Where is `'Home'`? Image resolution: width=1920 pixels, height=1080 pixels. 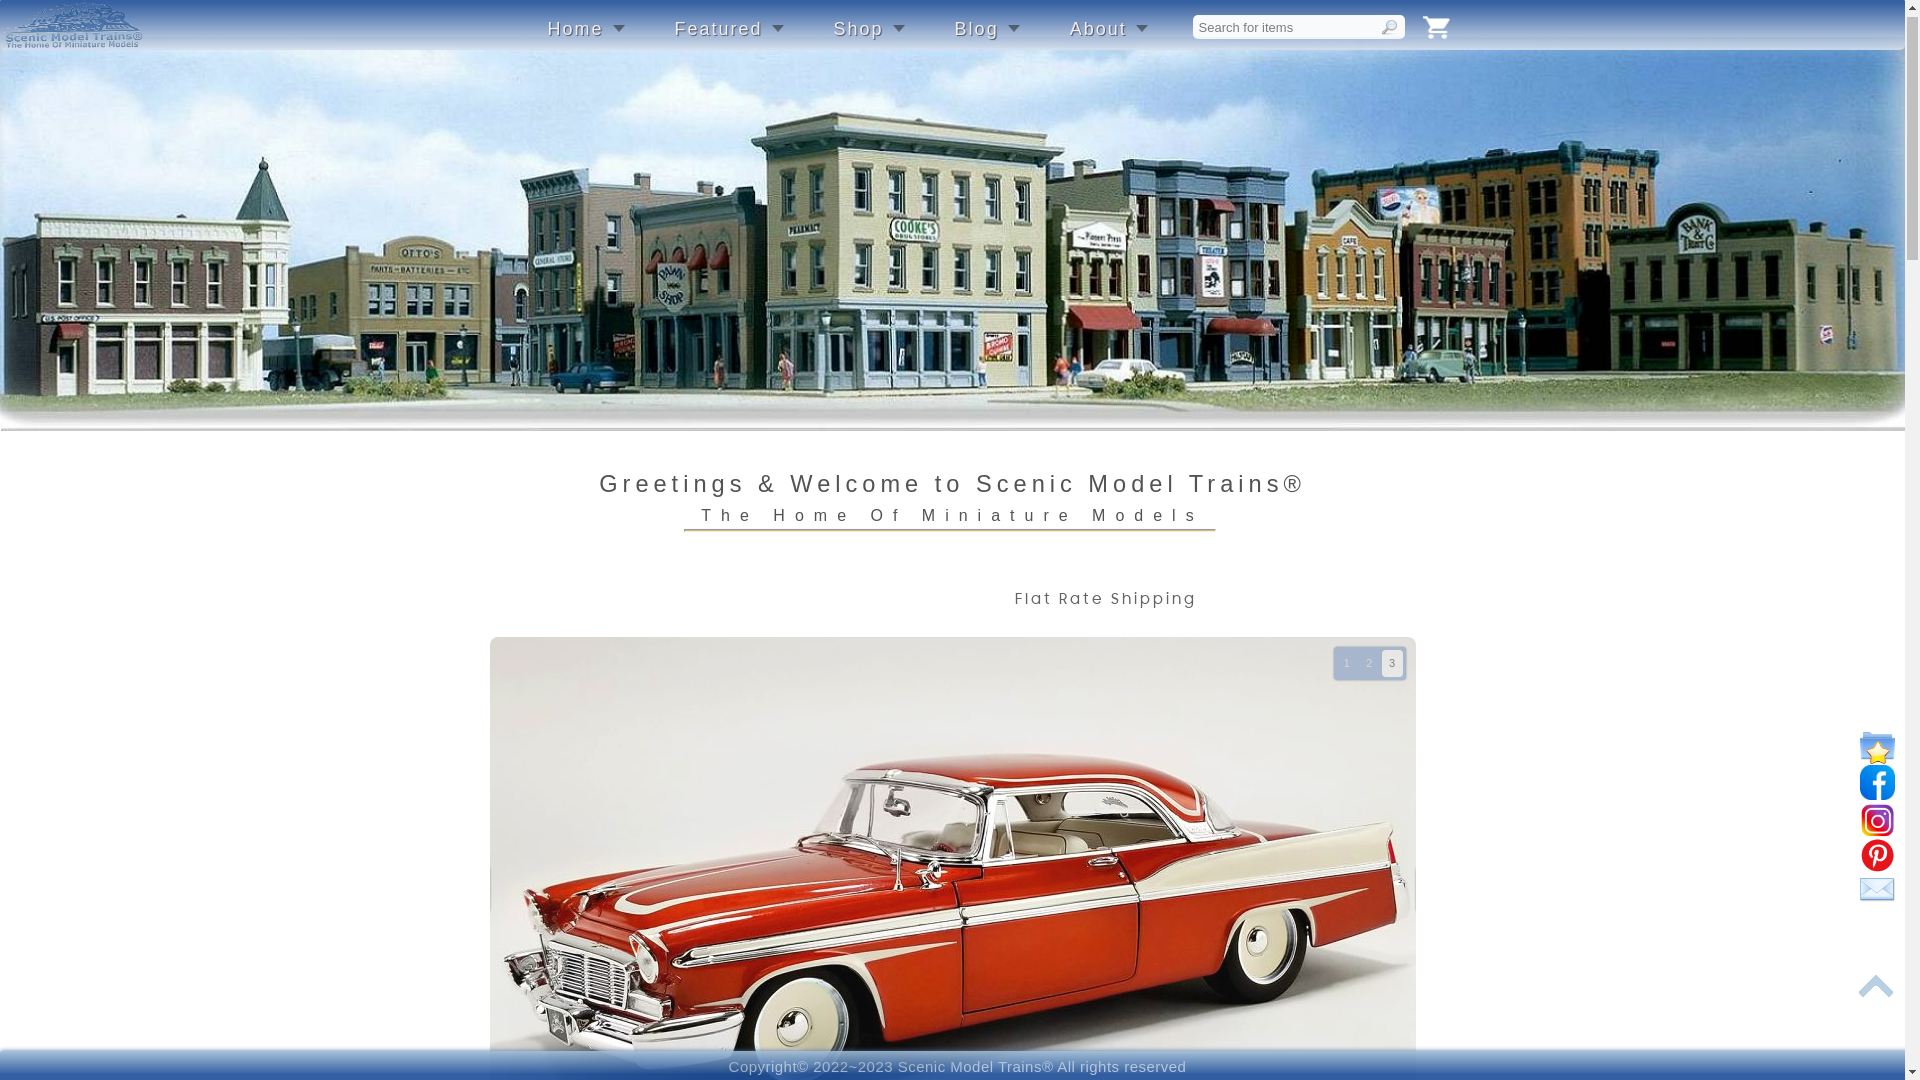 'Home' is located at coordinates (585, 39).